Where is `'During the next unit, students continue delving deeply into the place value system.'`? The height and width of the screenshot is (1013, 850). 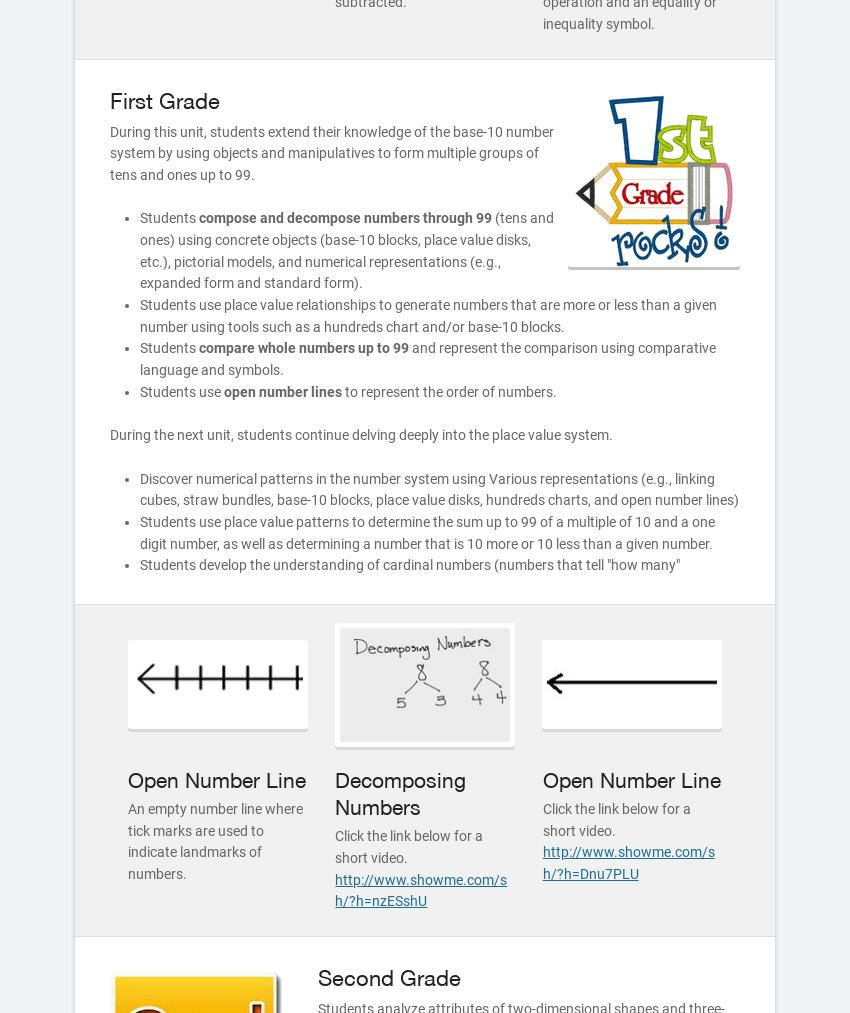 'During the next unit, students continue delving deeply into the place value system.' is located at coordinates (360, 433).